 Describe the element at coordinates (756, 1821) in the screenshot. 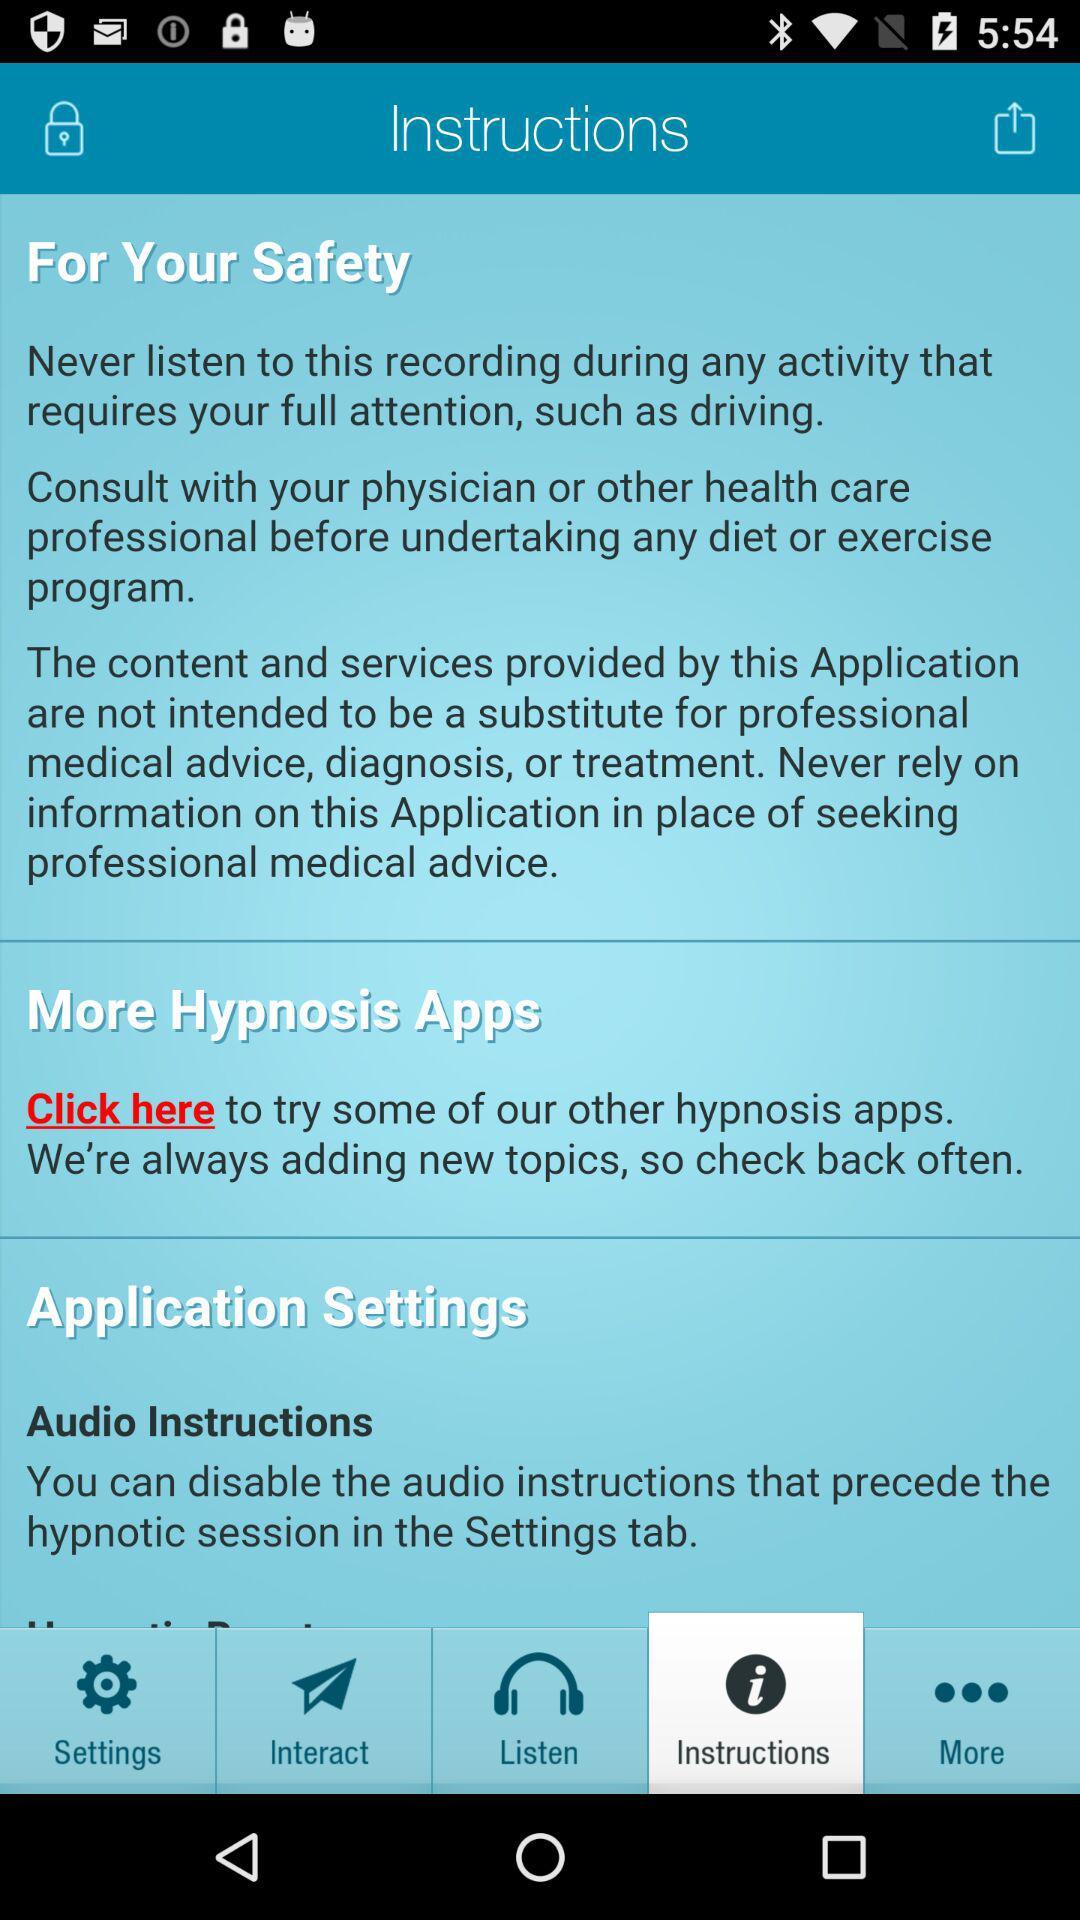

I see `the info icon` at that location.